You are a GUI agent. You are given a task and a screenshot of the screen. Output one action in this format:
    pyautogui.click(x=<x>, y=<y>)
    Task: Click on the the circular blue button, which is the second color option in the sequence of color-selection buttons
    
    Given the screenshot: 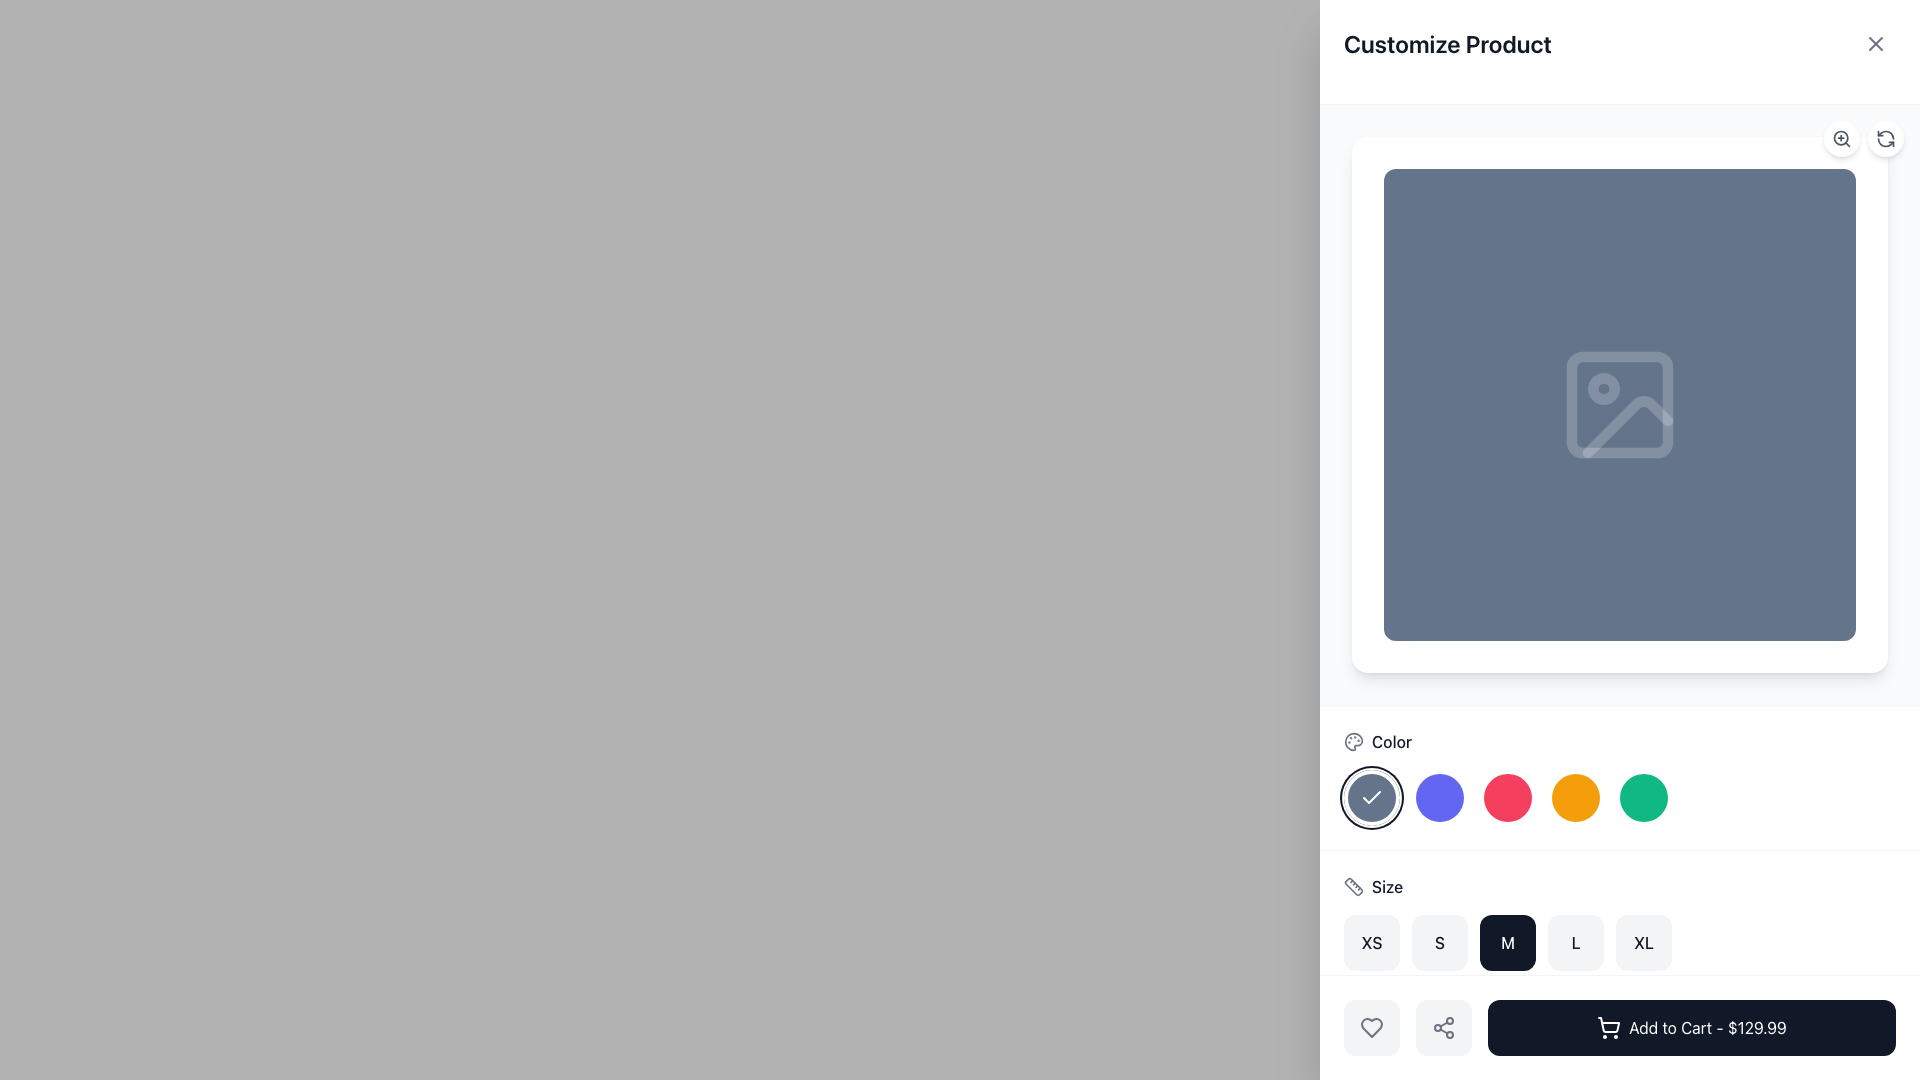 What is the action you would take?
    pyautogui.click(x=1440, y=797)
    